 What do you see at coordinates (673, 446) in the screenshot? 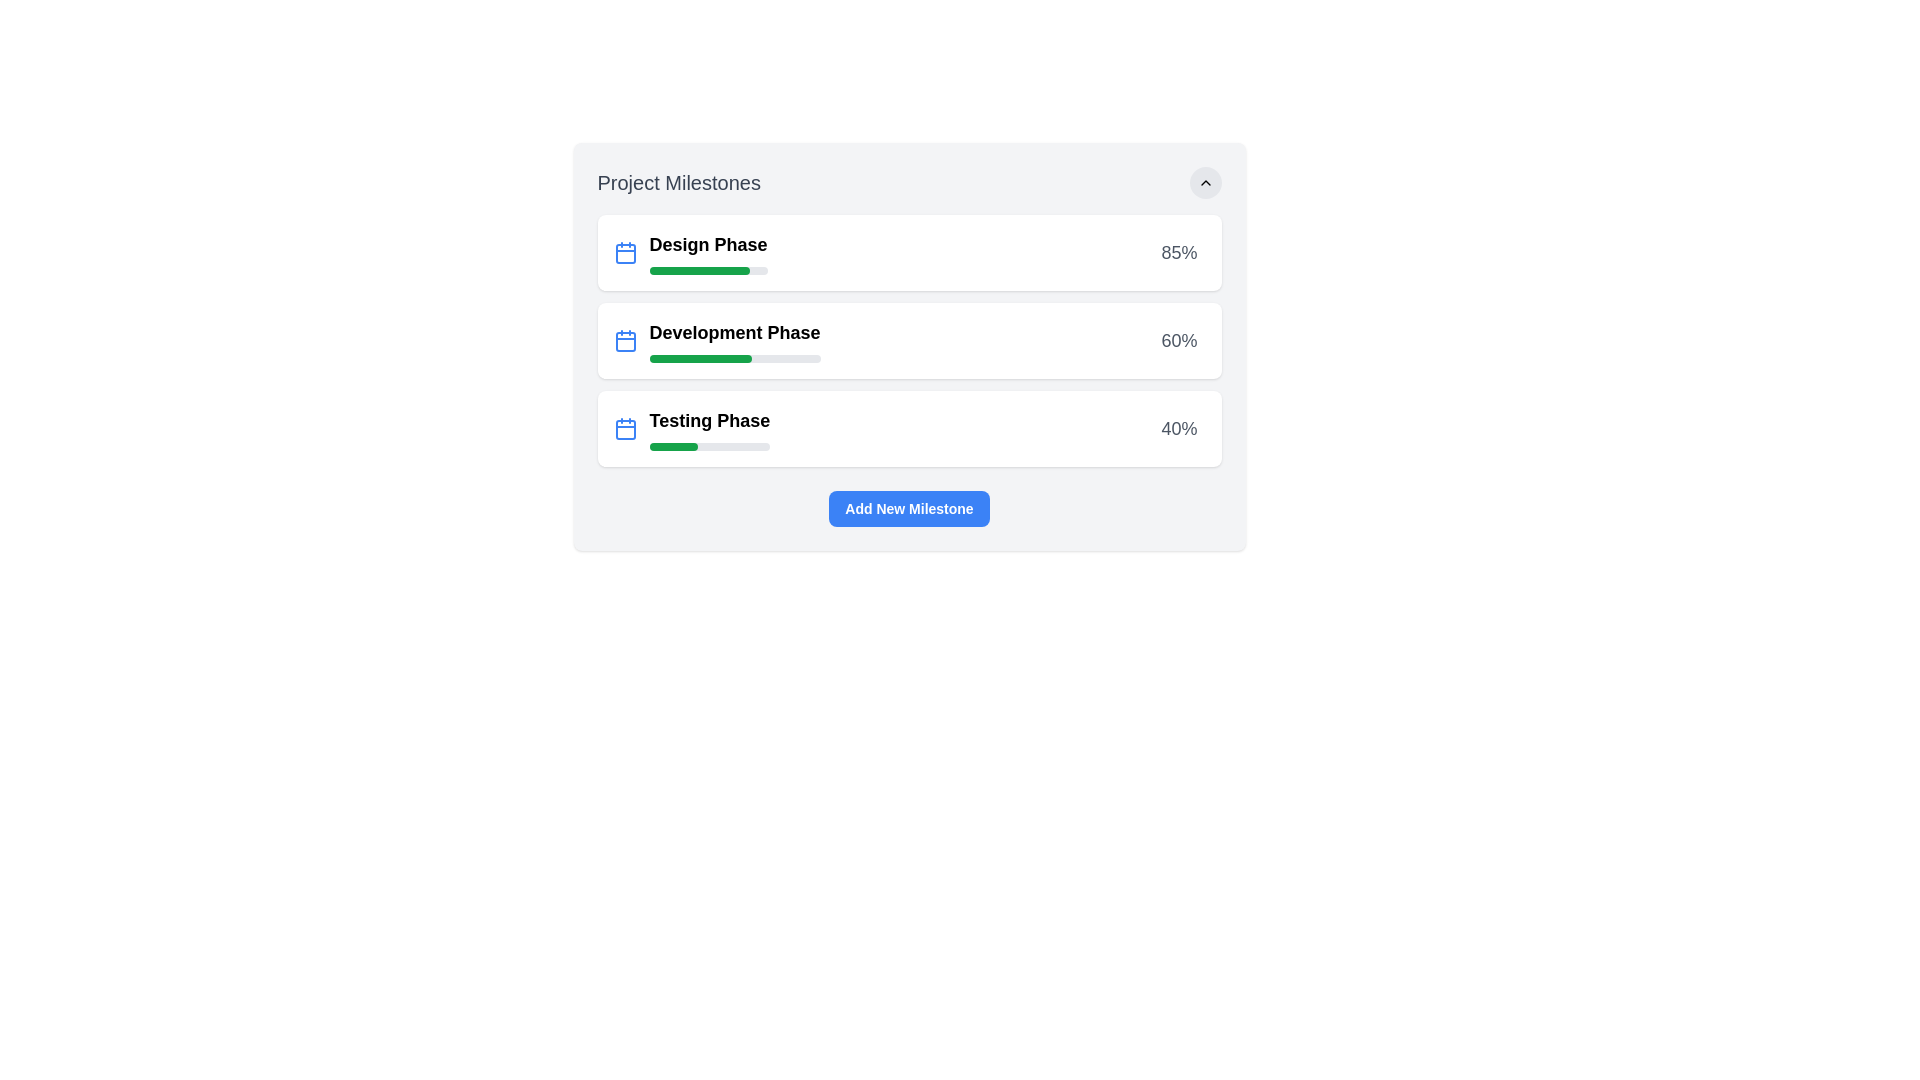
I see `the green progress bar within the 'Testing Phase' milestone card to potentially display additional information` at bounding box center [673, 446].